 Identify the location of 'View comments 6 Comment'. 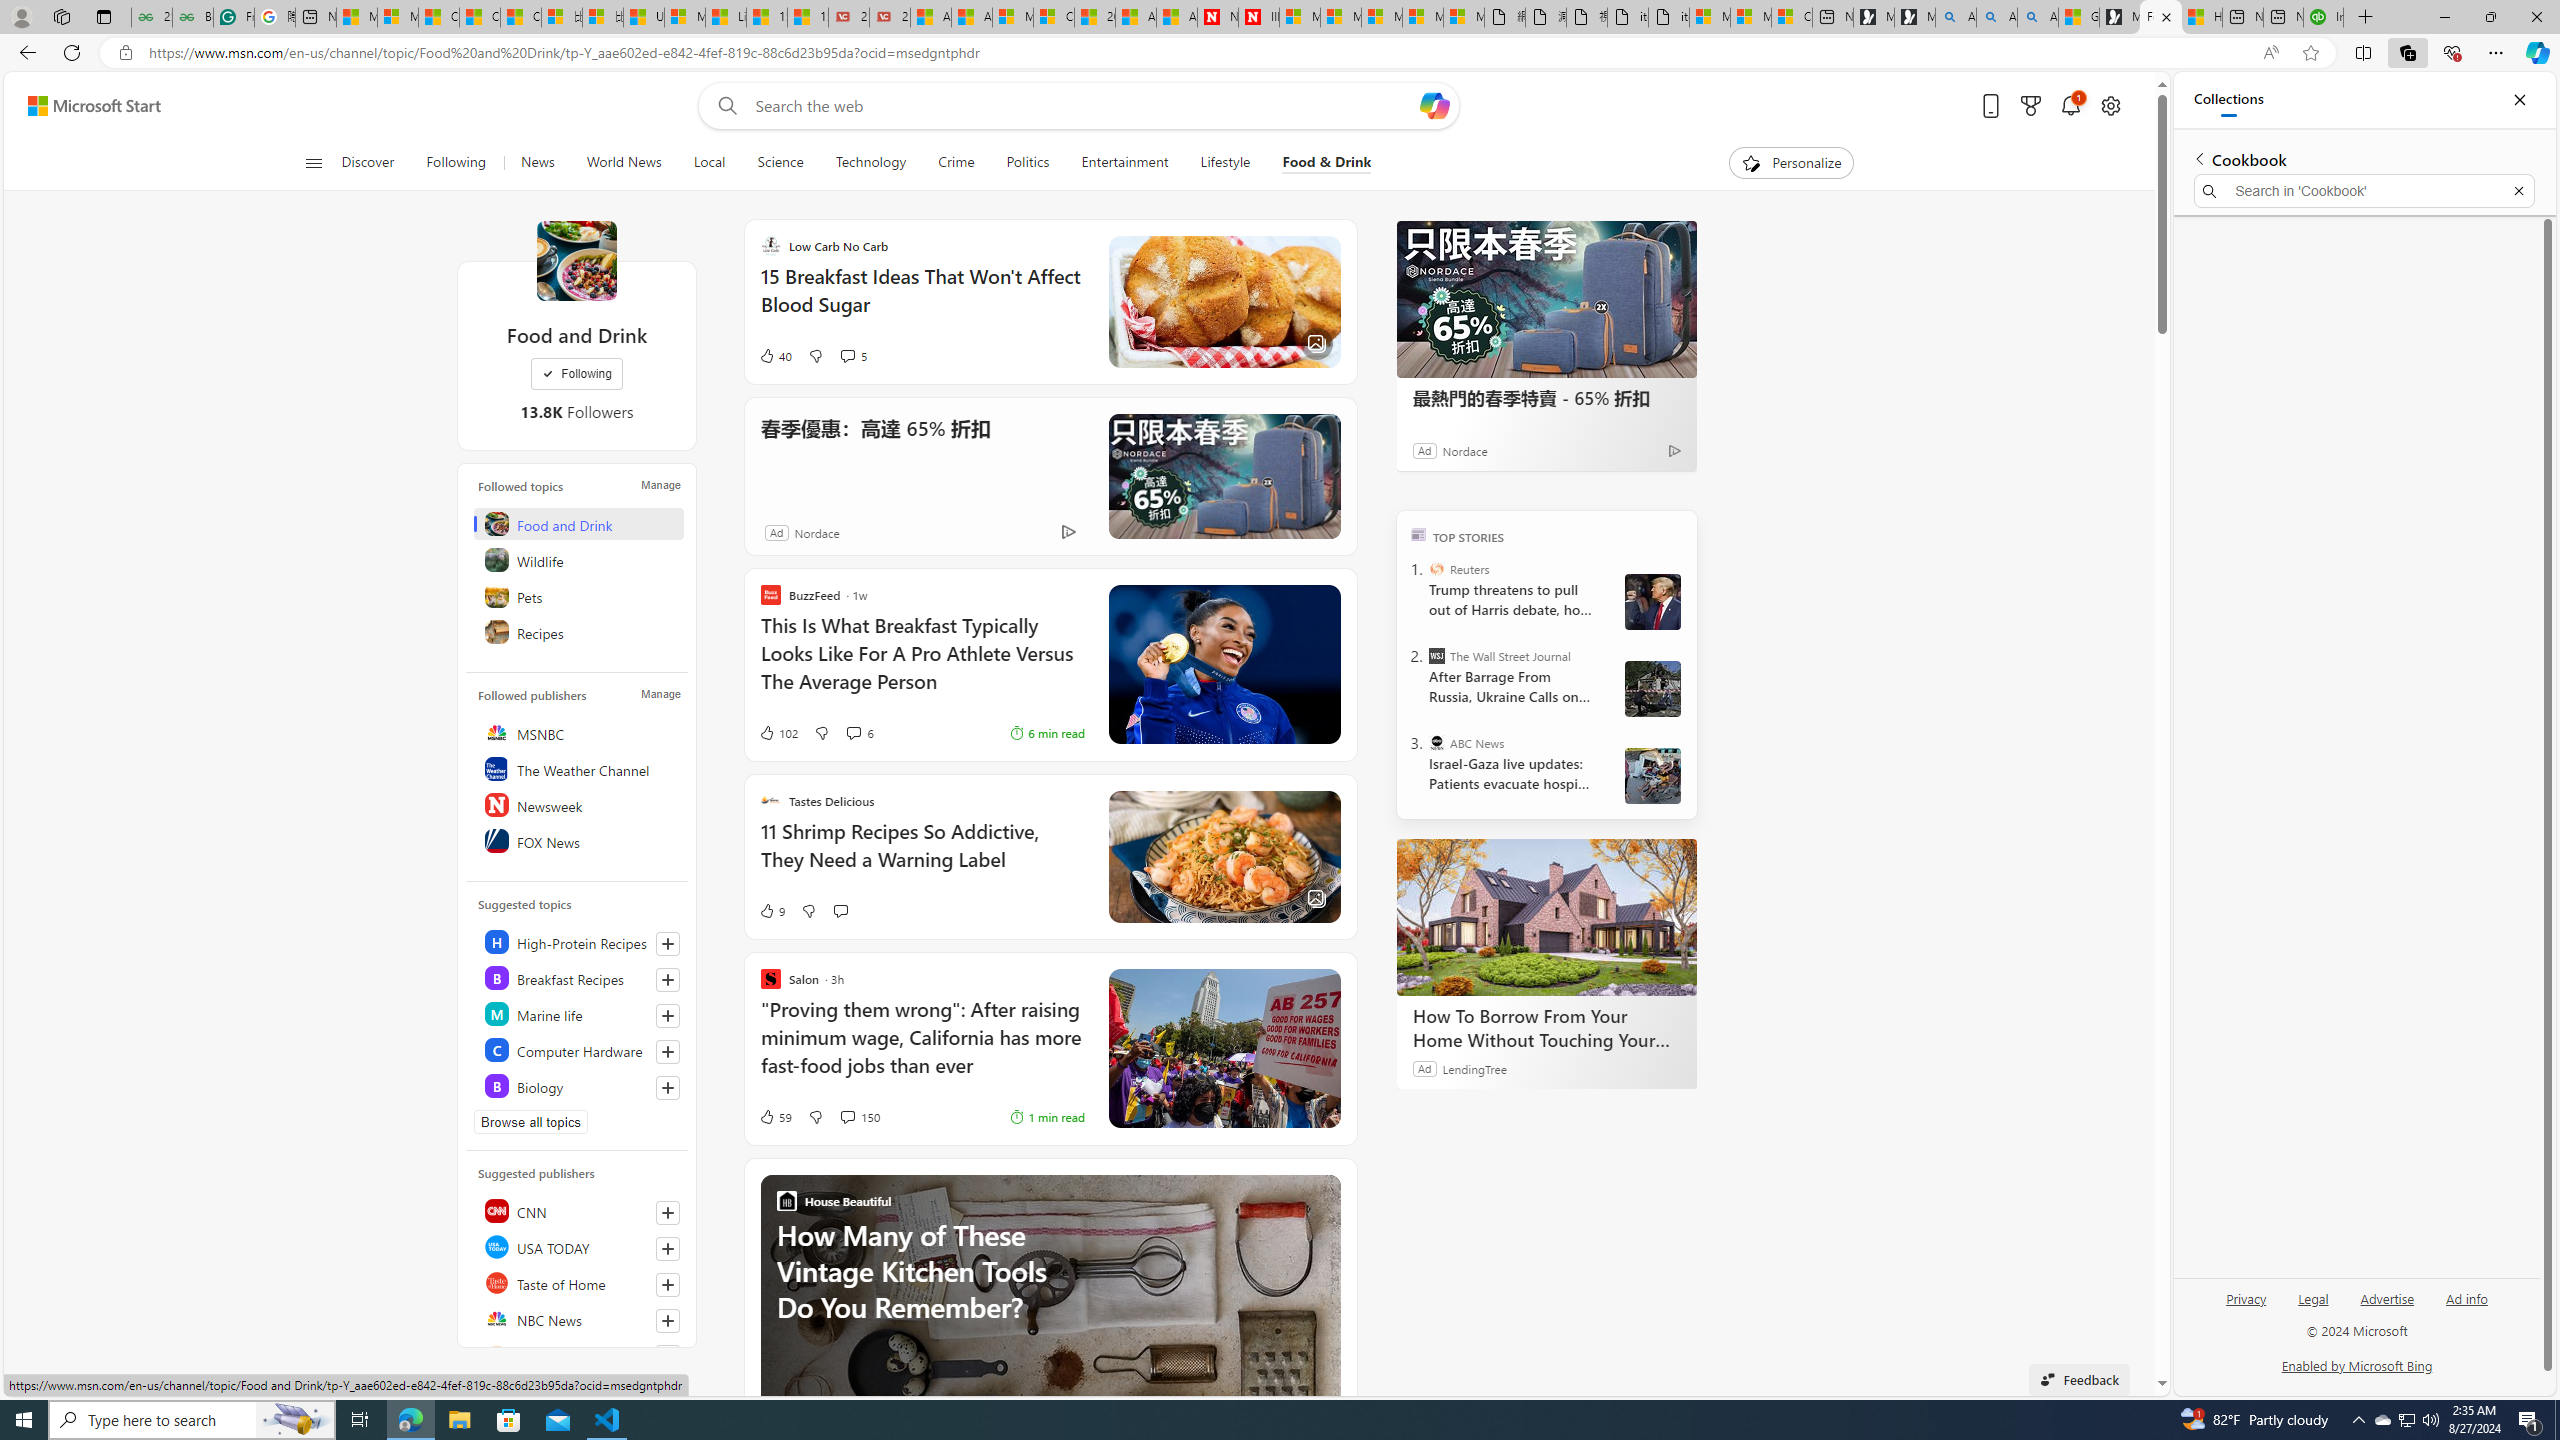
(860, 731).